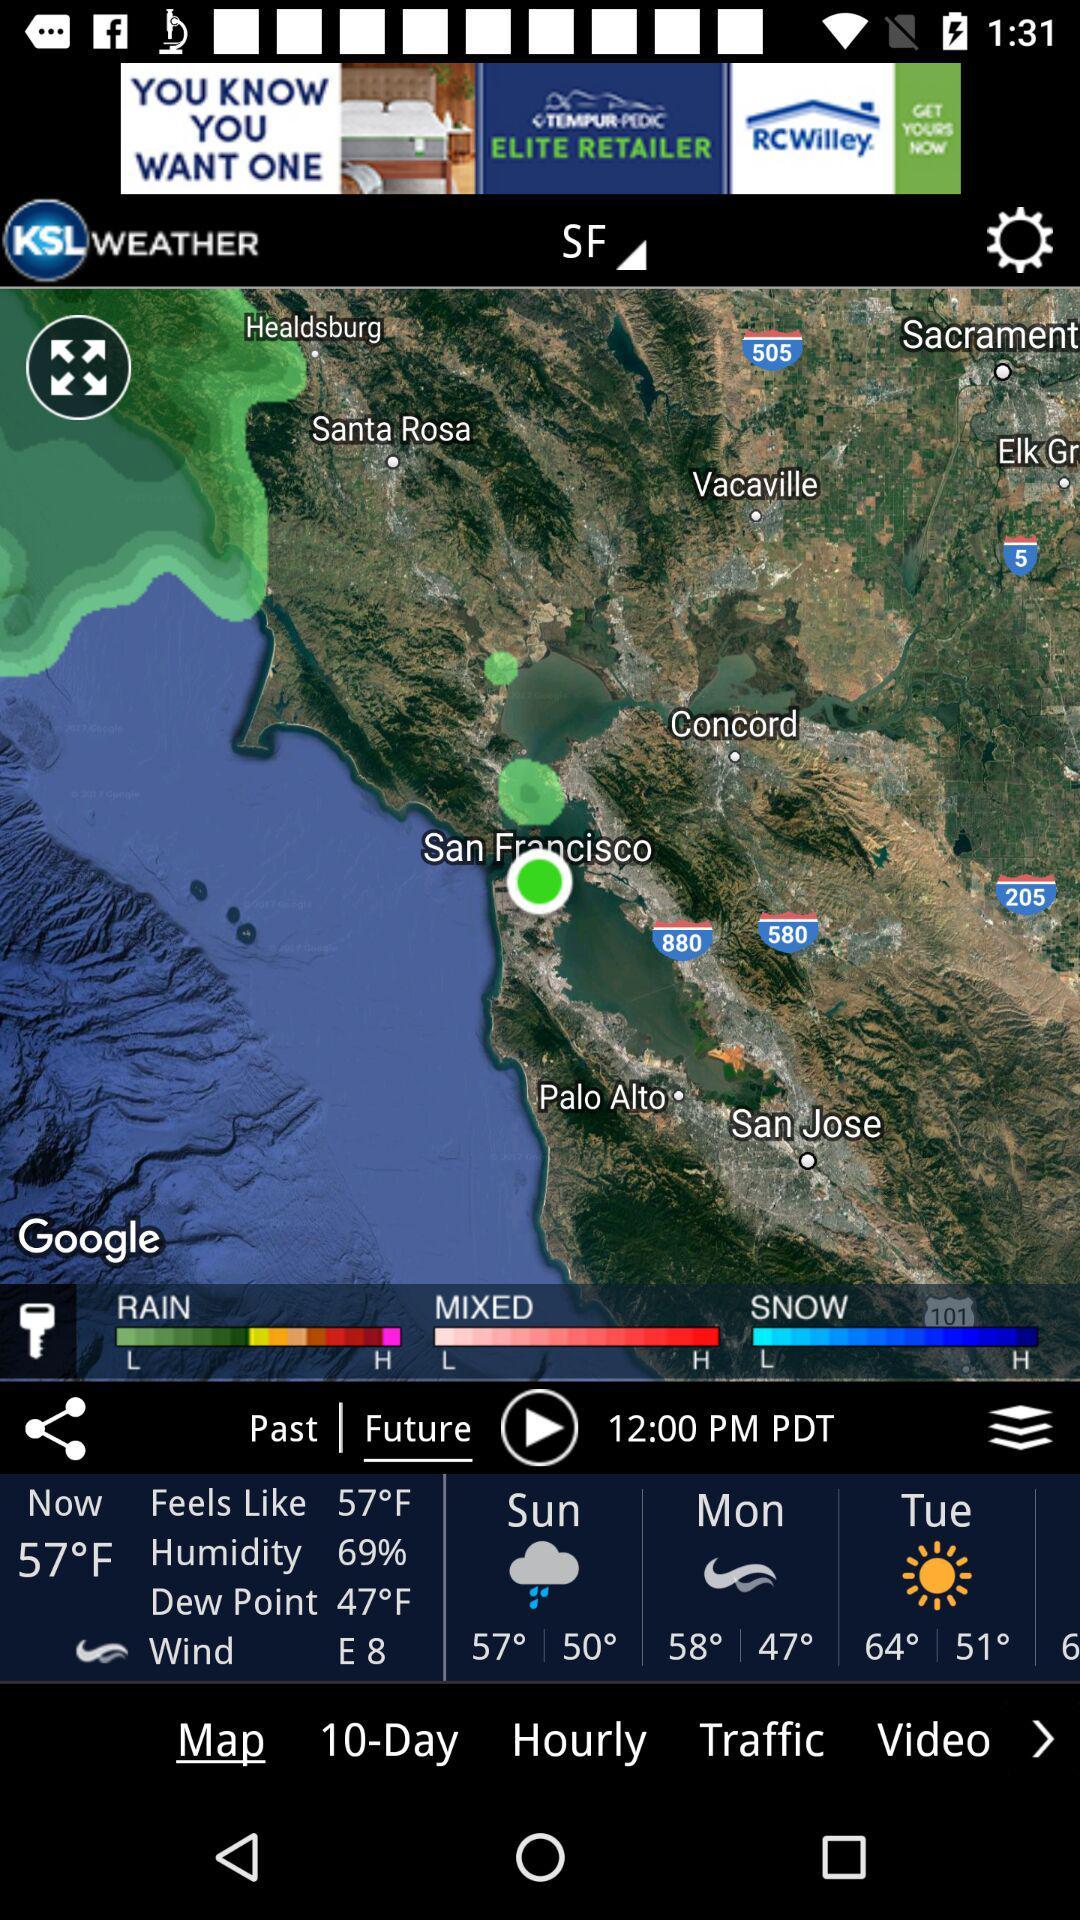 The image size is (1080, 1920). I want to click on the share icon, so click(58, 1426).